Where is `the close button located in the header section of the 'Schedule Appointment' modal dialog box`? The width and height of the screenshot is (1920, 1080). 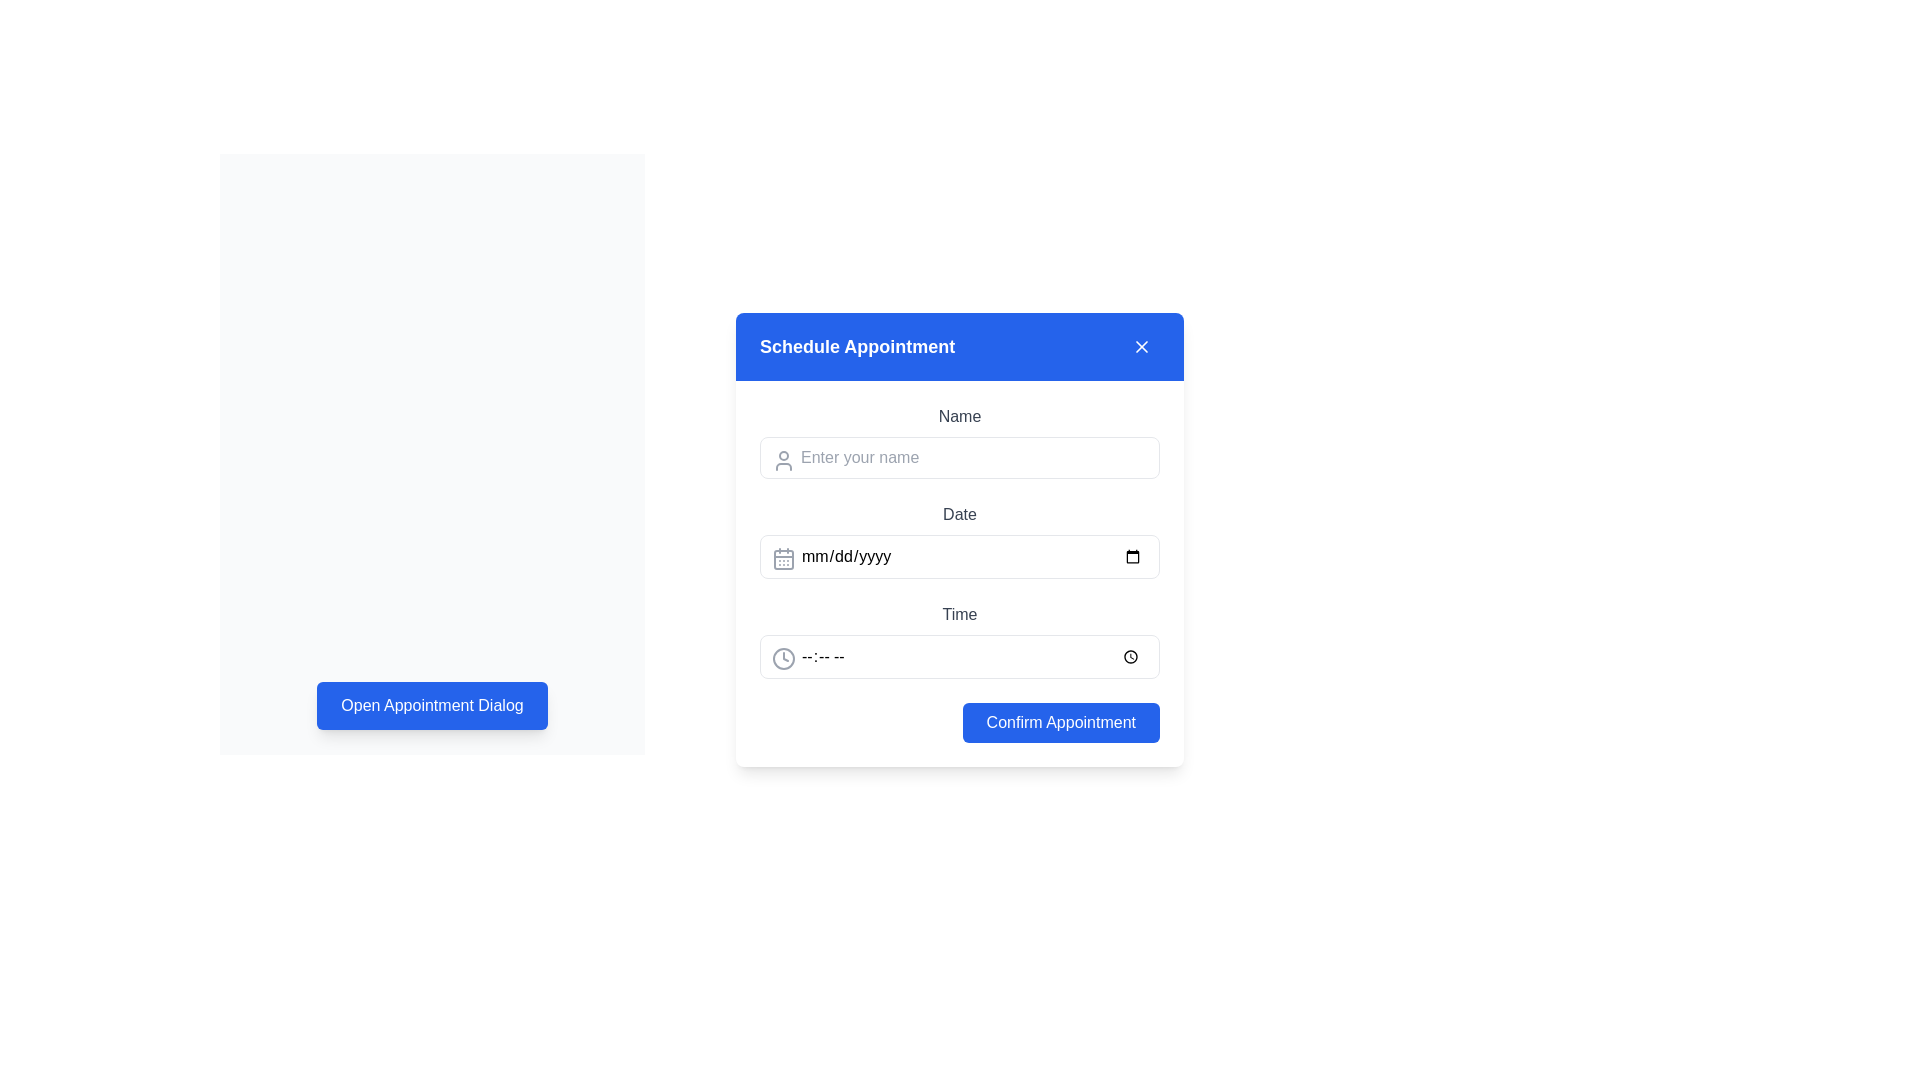 the close button located in the header section of the 'Schedule Appointment' modal dialog box is located at coordinates (1142, 346).